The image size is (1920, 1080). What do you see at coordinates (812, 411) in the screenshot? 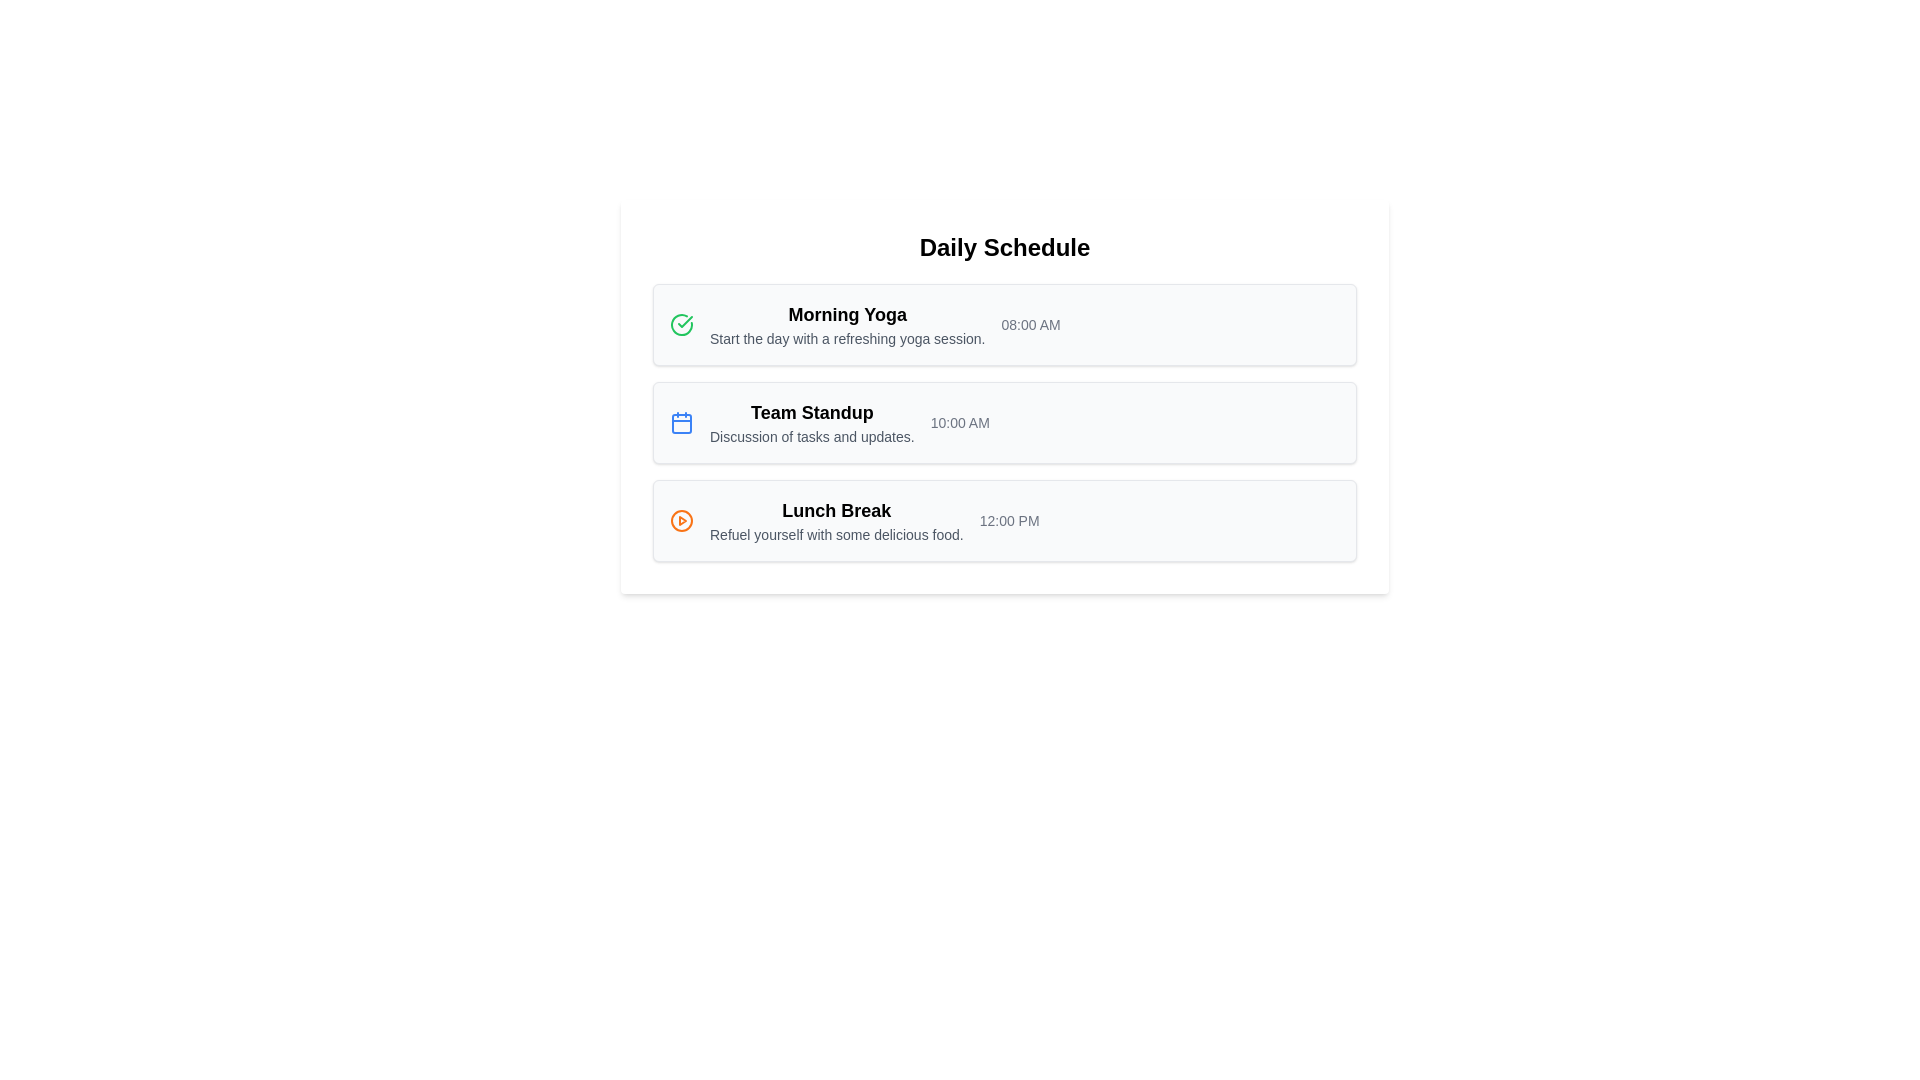
I see `title 'Team Standup' from the text label located in the second row of the vertically stacked list, positioned to the right of the blue calendar icon` at bounding box center [812, 411].